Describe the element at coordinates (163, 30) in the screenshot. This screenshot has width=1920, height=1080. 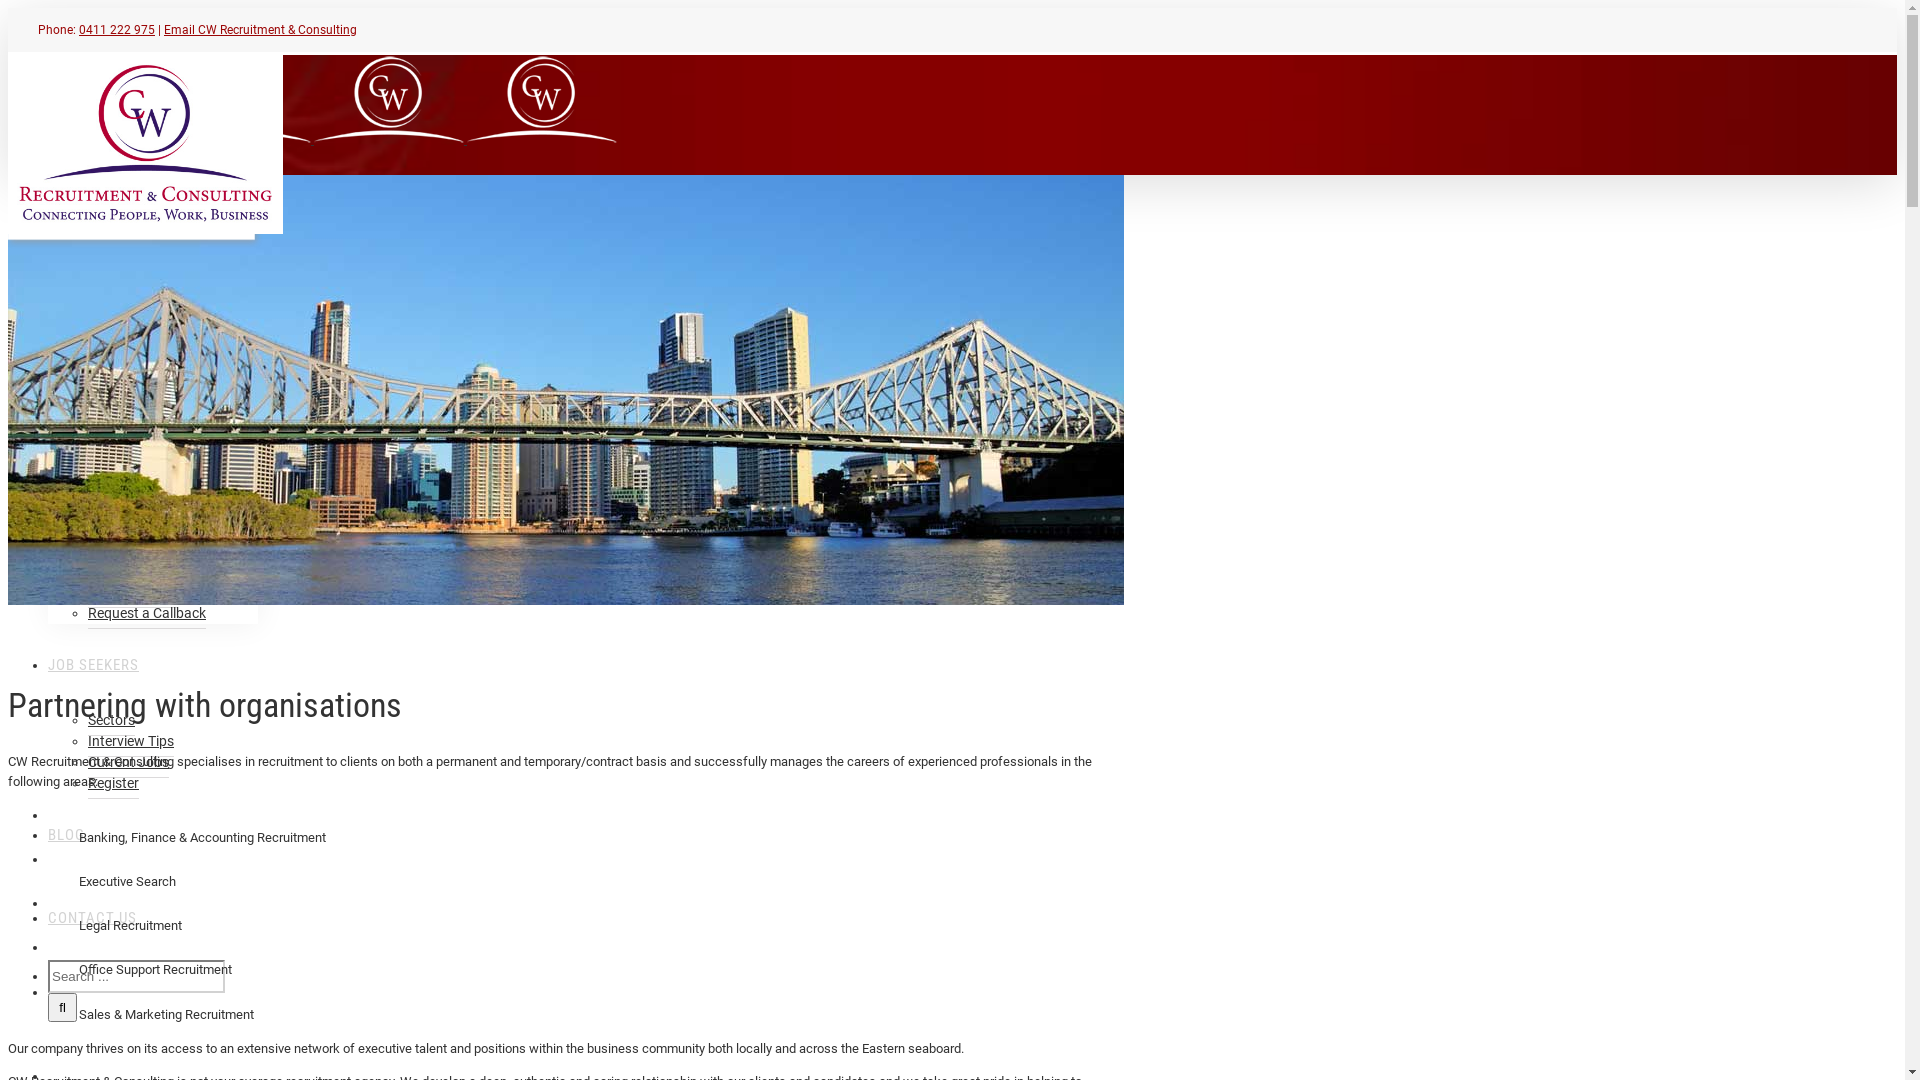
I see `'Email CW Recruitment & Consulting'` at that location.